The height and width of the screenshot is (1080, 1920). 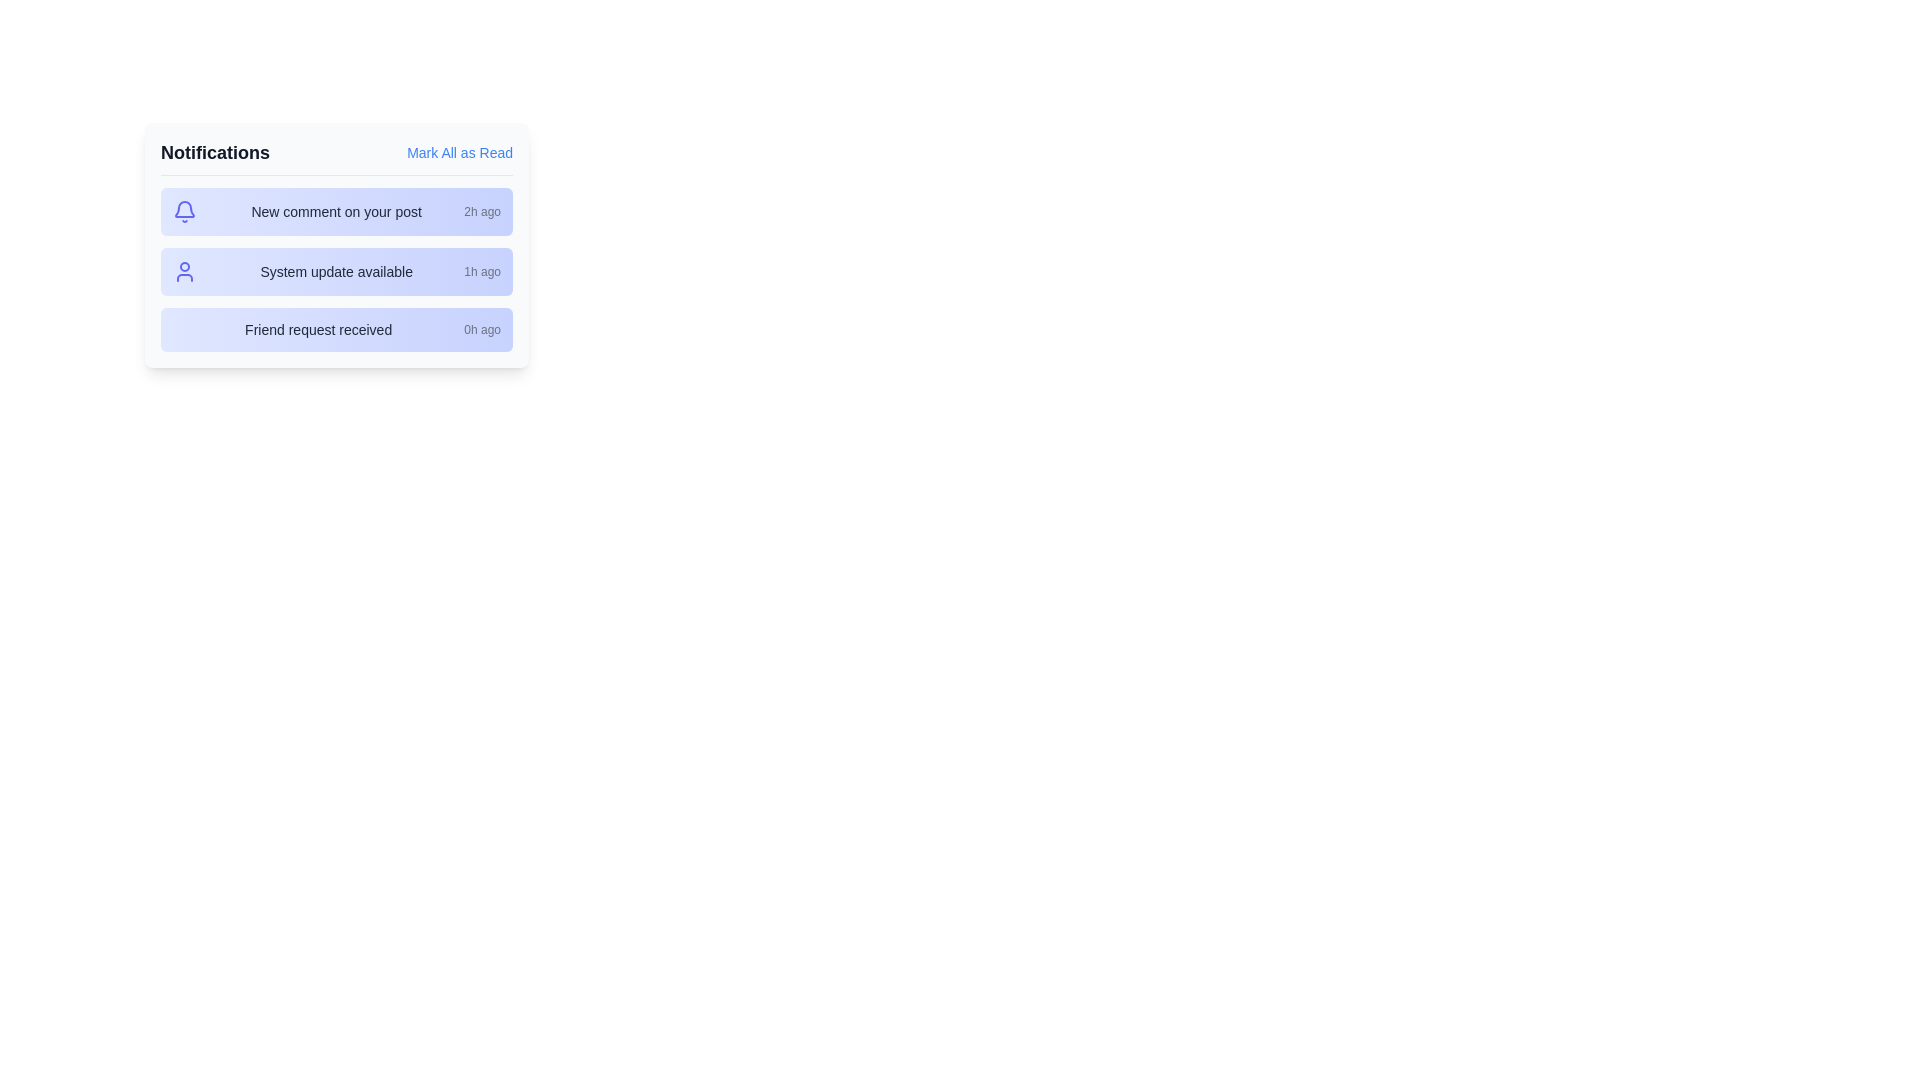 What do you see at coordinates (185, 209) in the screenshot?
I see `the notification icon located in the top-left corner of the notification widget, which indicates the presence of new notifications` at bounding box center [185, 209].